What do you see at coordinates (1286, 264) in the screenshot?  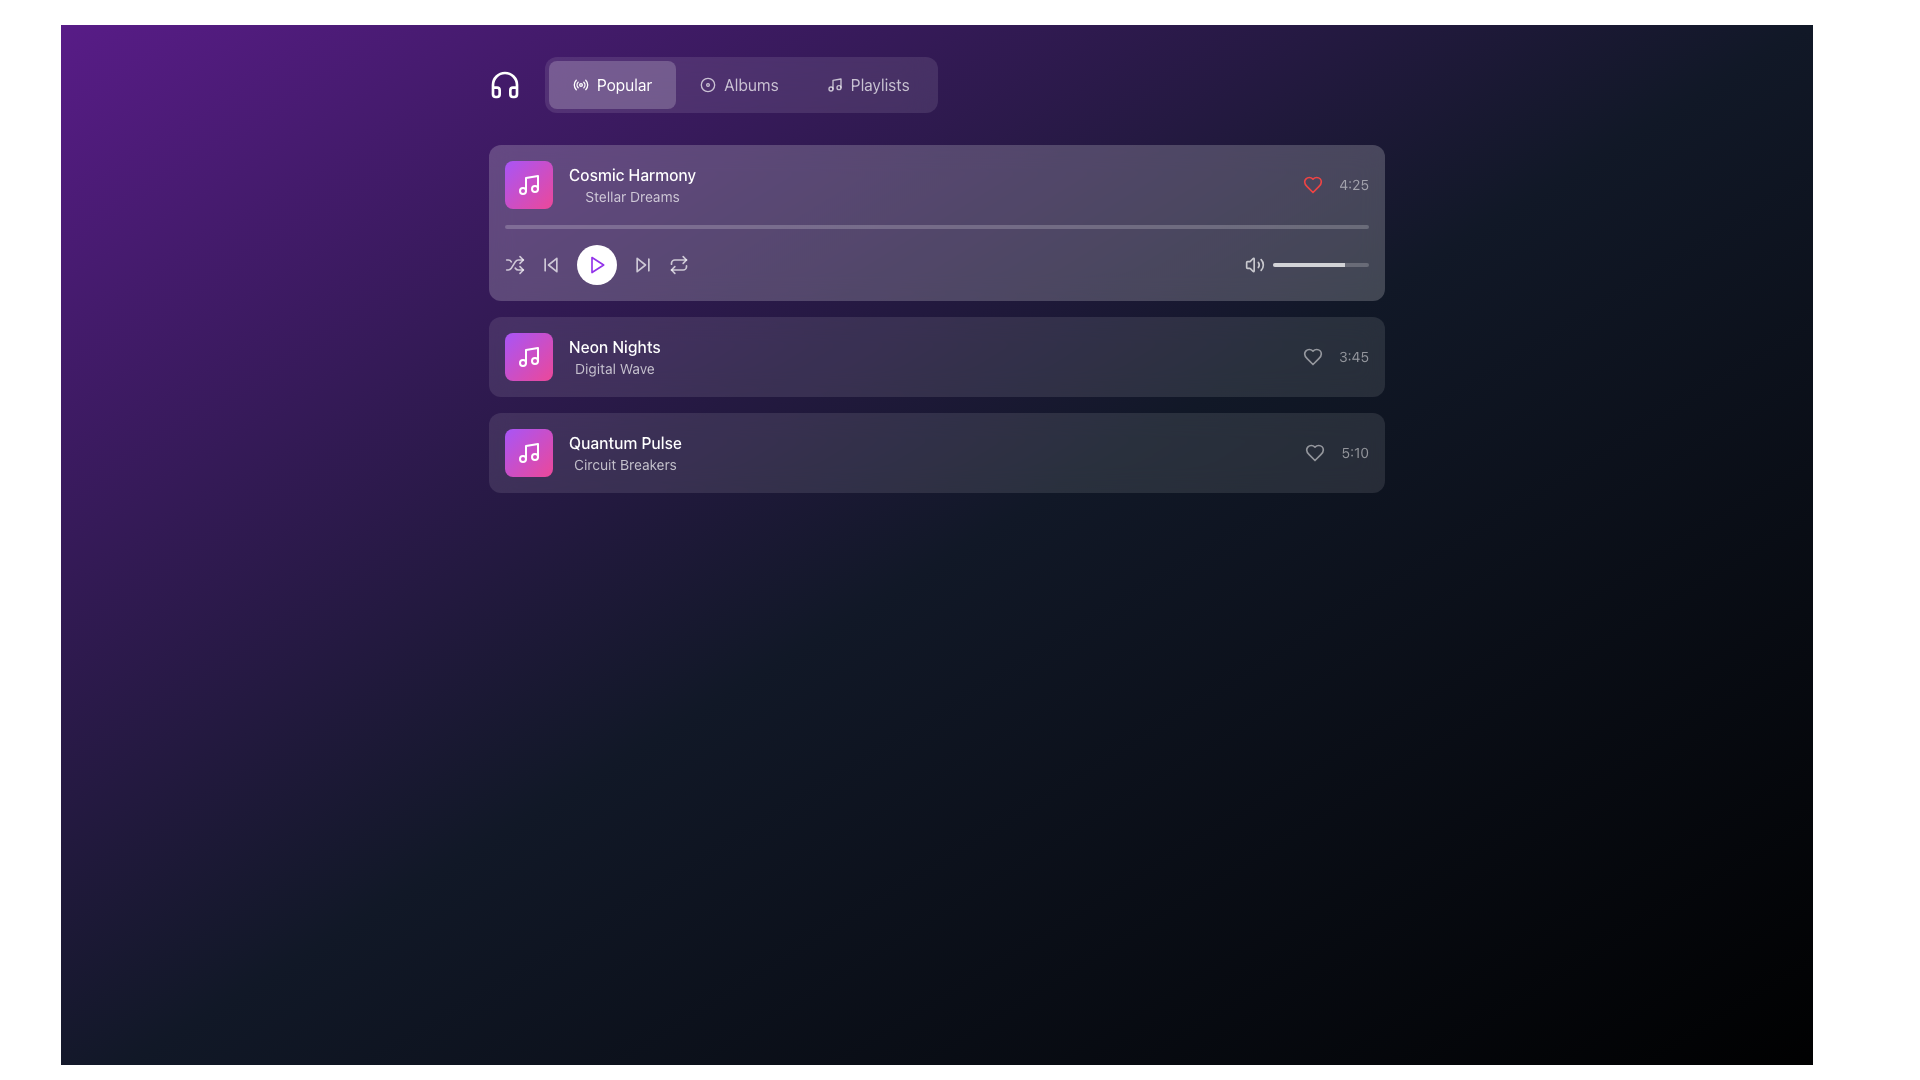 I see `the slider` at bounding box center [1286, 264].